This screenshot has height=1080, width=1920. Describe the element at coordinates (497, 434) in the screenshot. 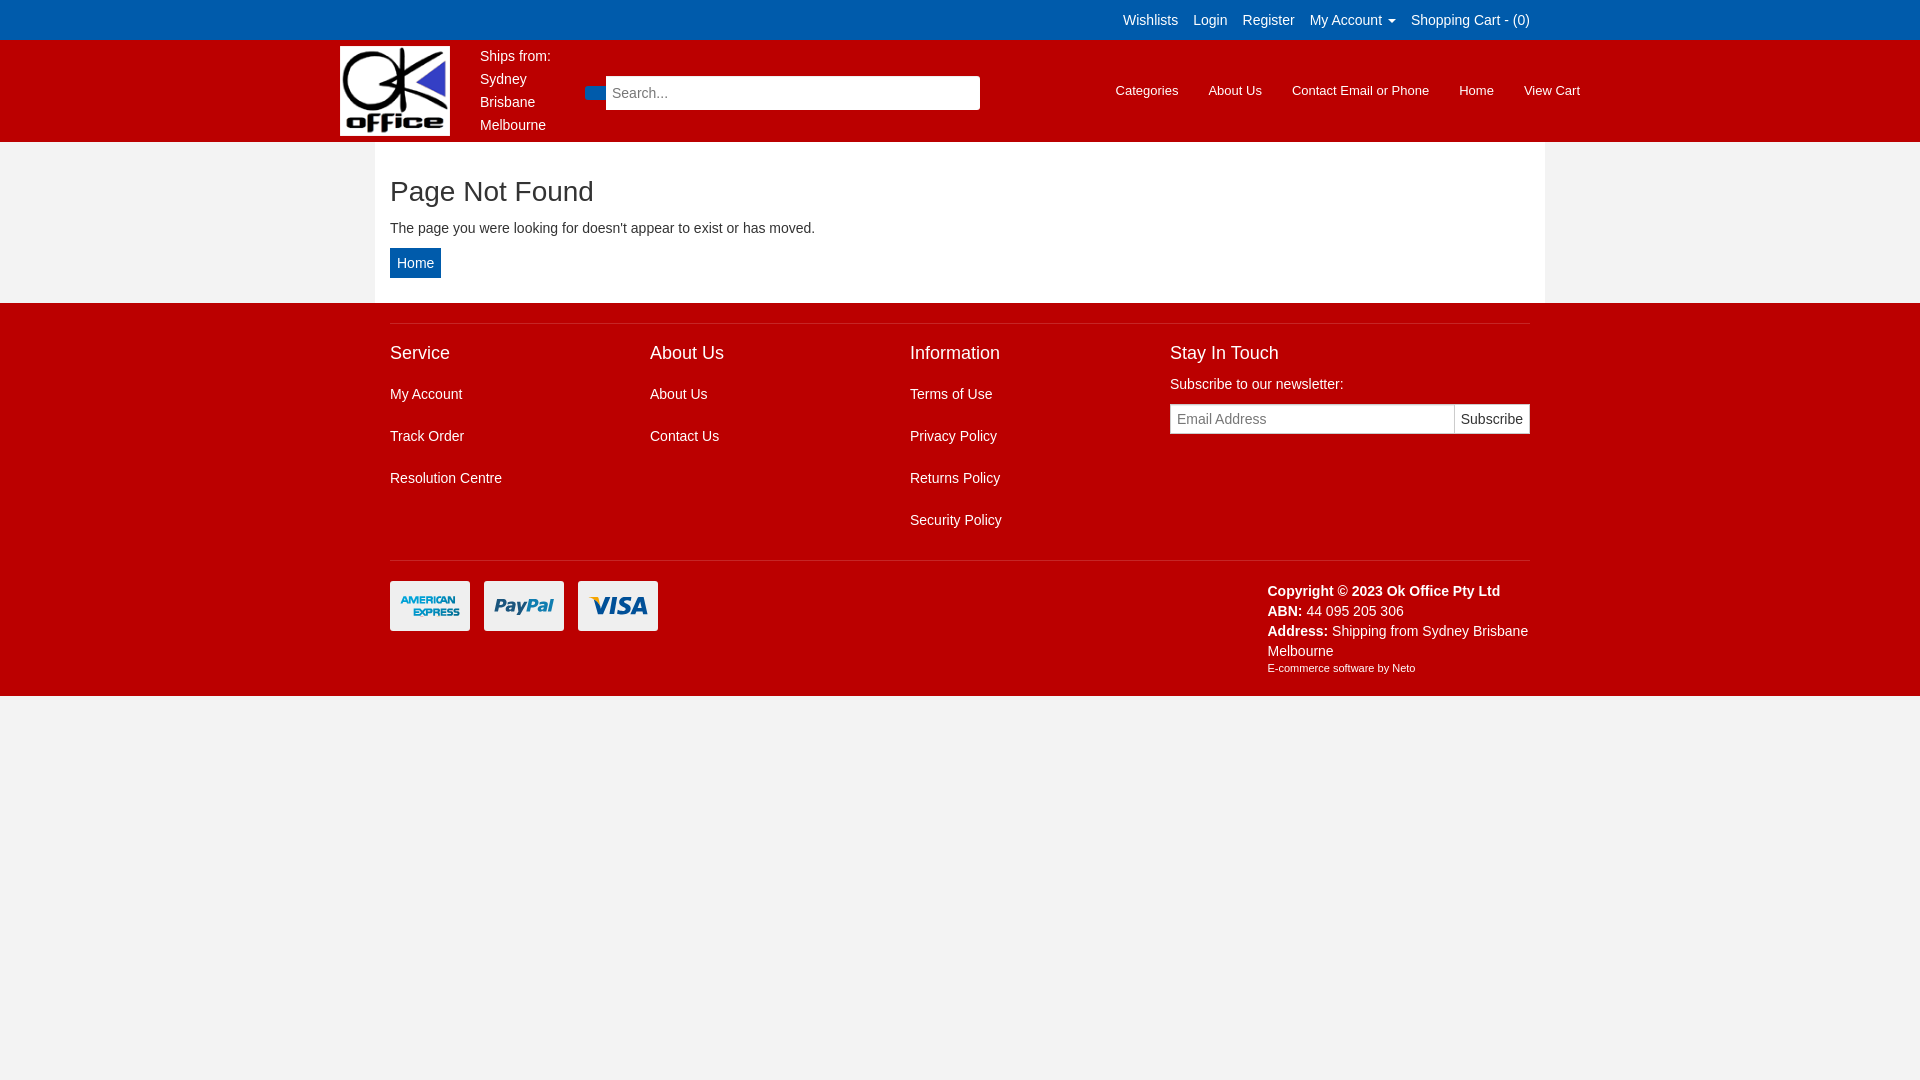

I see `'Track Order'` at that location.